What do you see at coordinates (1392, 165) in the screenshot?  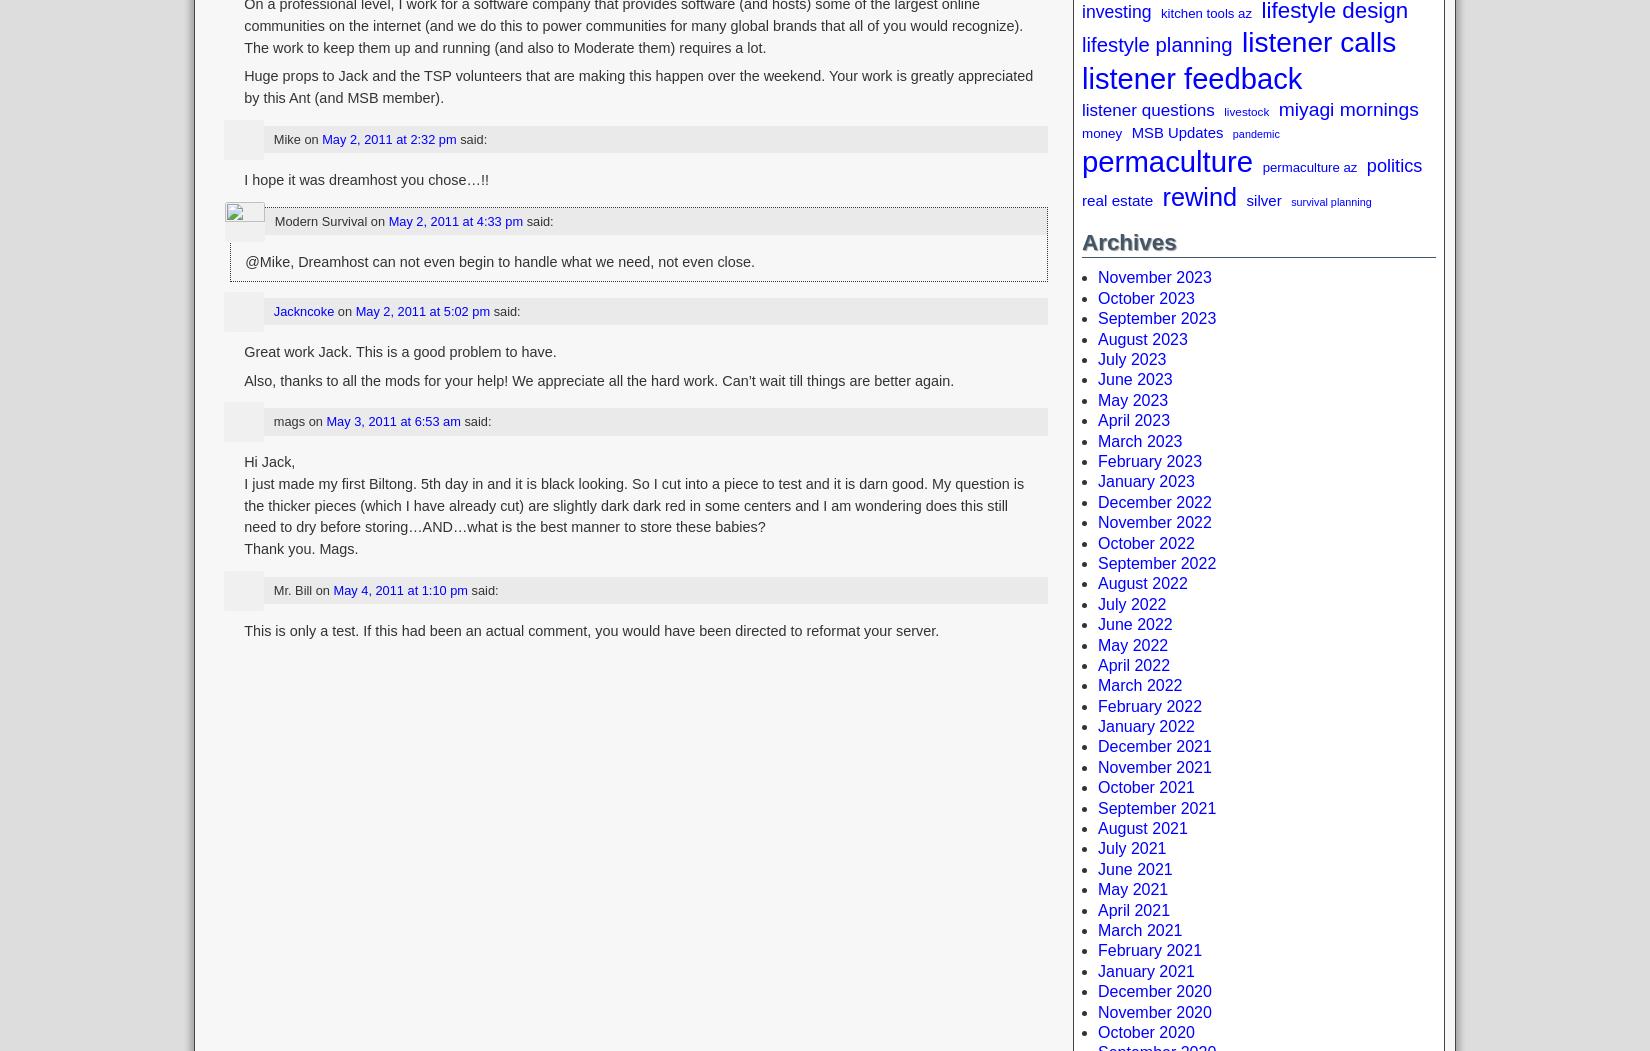 I see `'politics'` at bounding box center [1392, 165].